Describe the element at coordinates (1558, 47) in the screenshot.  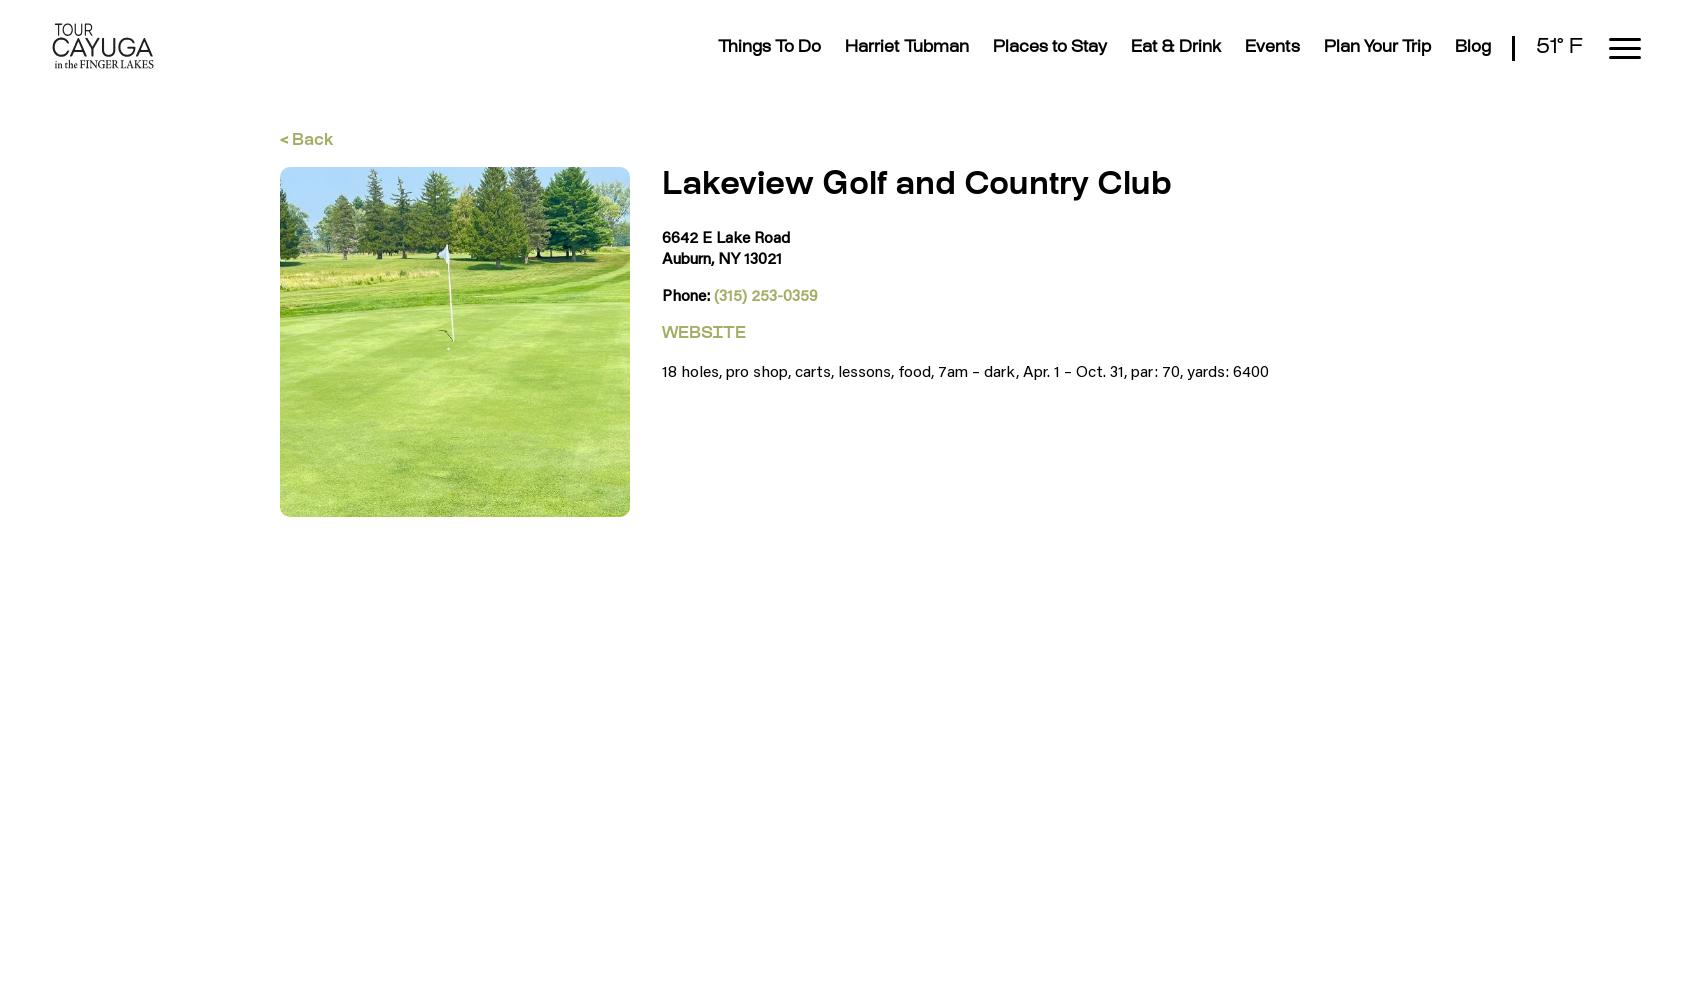
I see `'51° F'` at that location.